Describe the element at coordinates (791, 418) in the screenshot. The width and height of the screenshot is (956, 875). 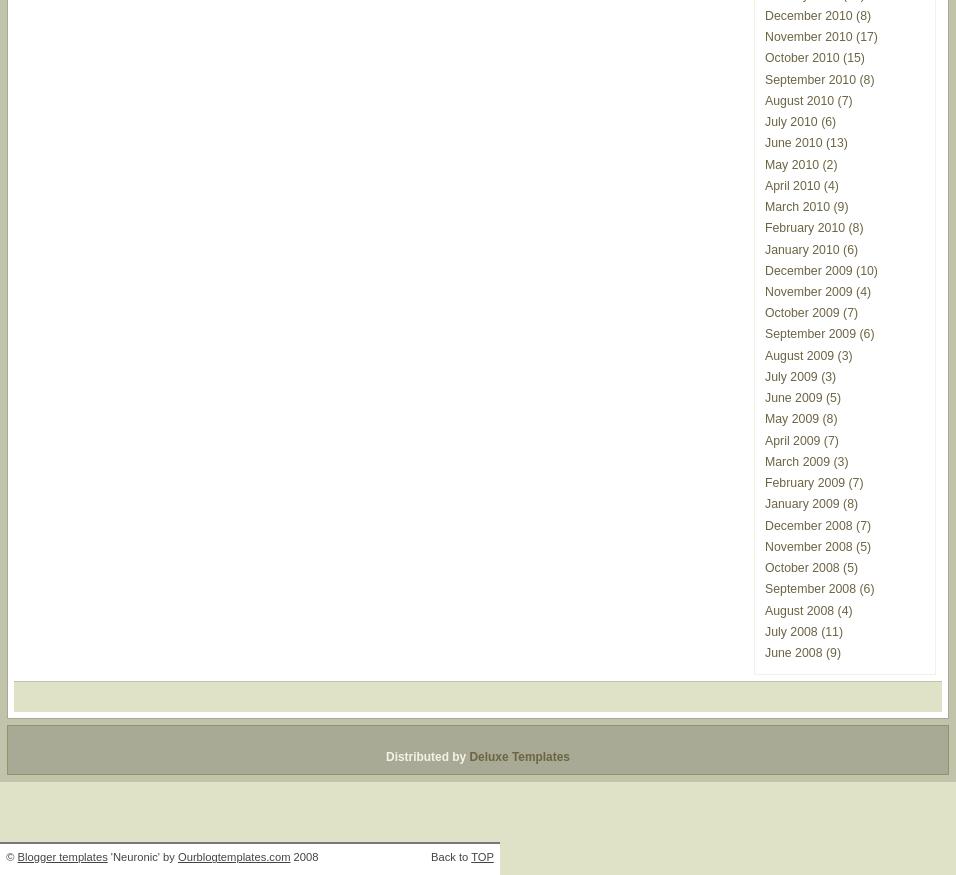
I see `'May 2009'` at that location.